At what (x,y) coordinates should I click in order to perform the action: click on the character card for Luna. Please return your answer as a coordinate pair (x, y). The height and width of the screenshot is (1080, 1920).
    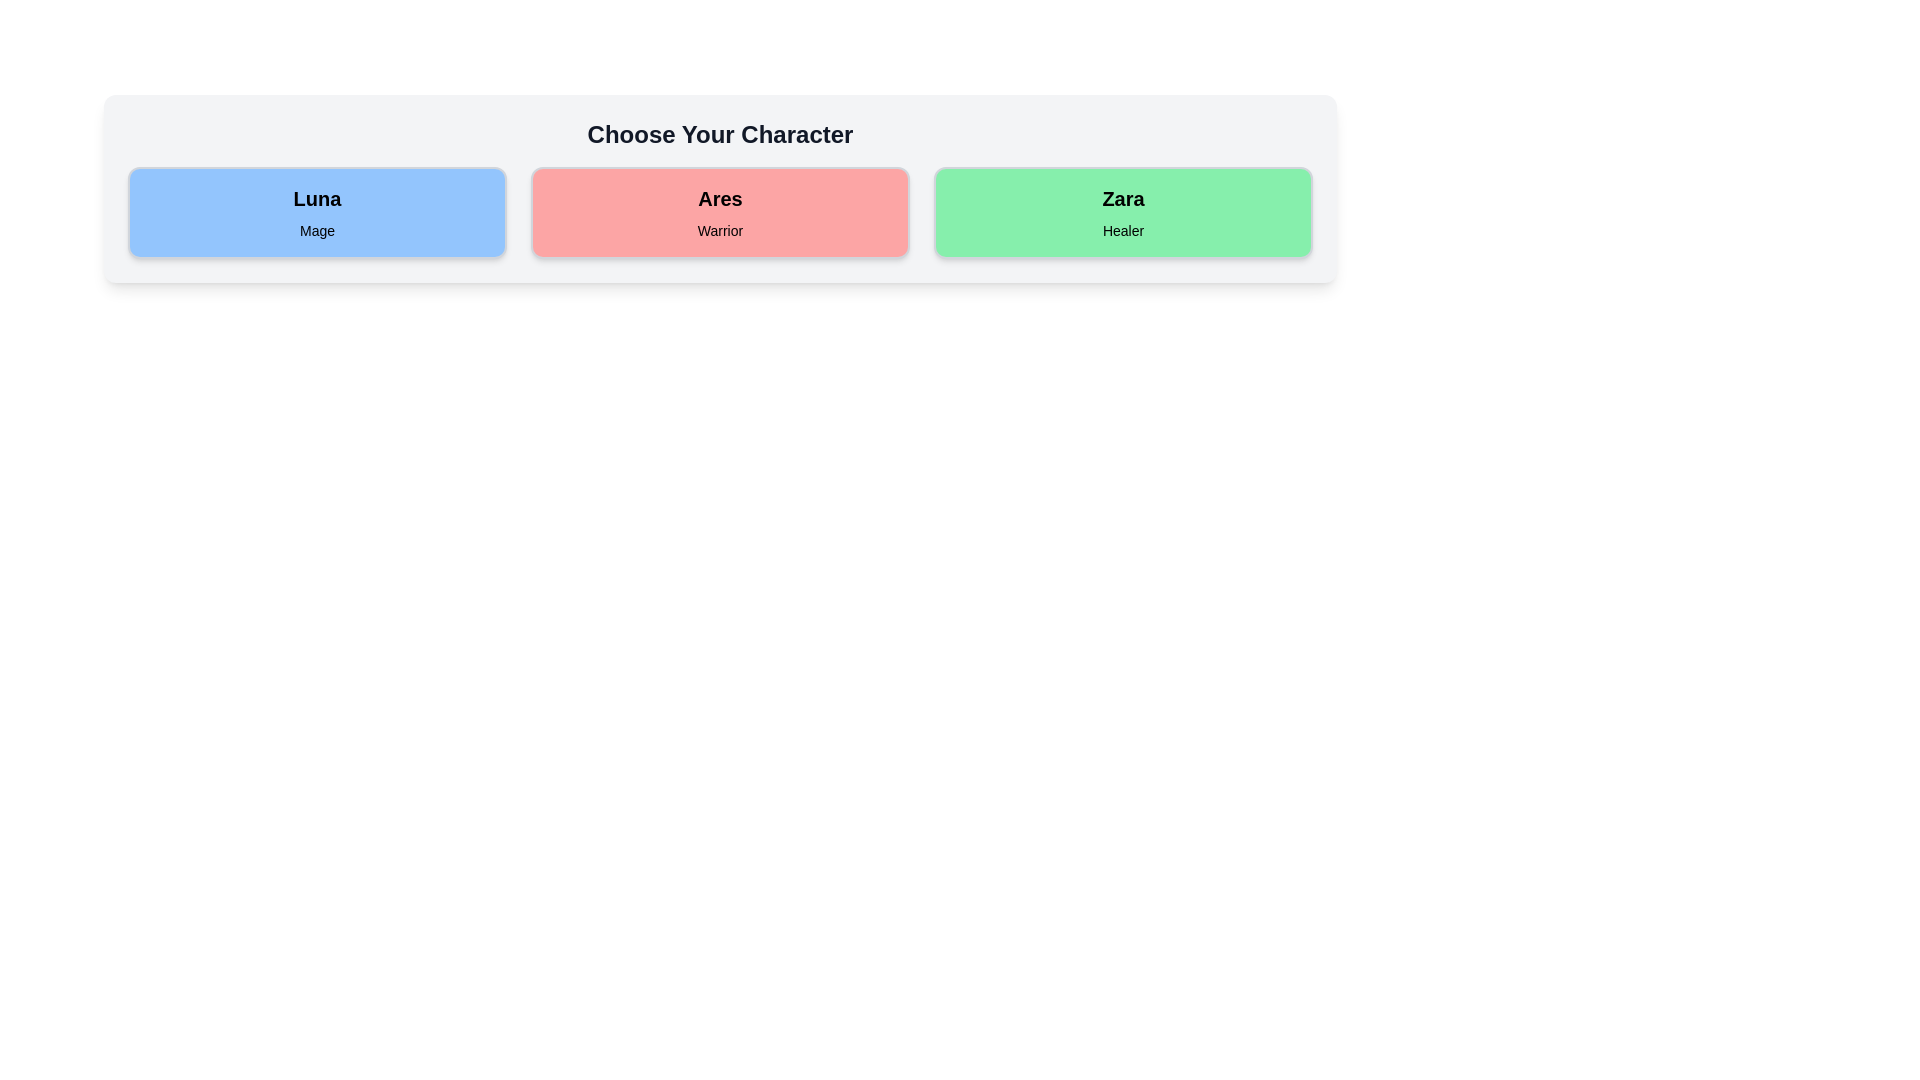
    Looking at the image, I should click on (316, 212).